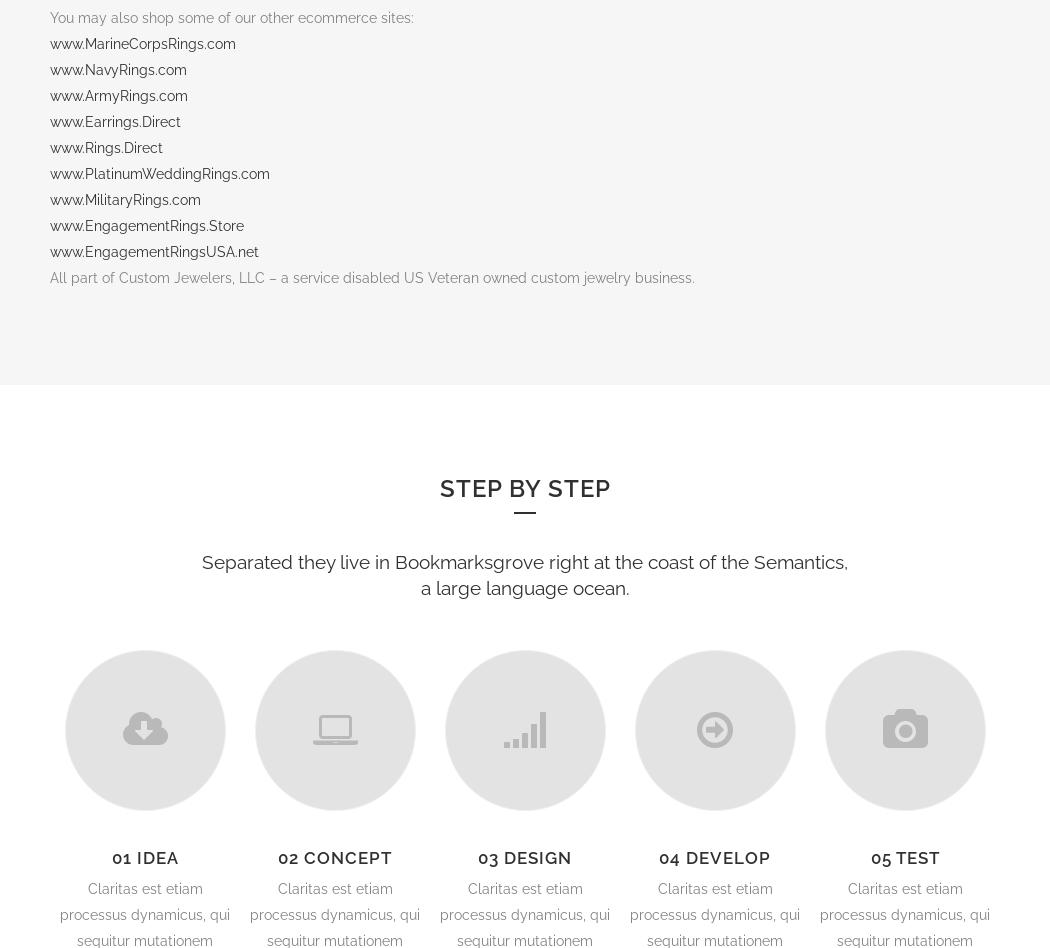 The image size is (1050, 948). What do you see at coordinates (371, 277) in the screenshot?
I see `'All part of Custom Jewelers, LLC – a service disabled US Veteran owned custom jewelry business.'` at bounding box center [371, 277].